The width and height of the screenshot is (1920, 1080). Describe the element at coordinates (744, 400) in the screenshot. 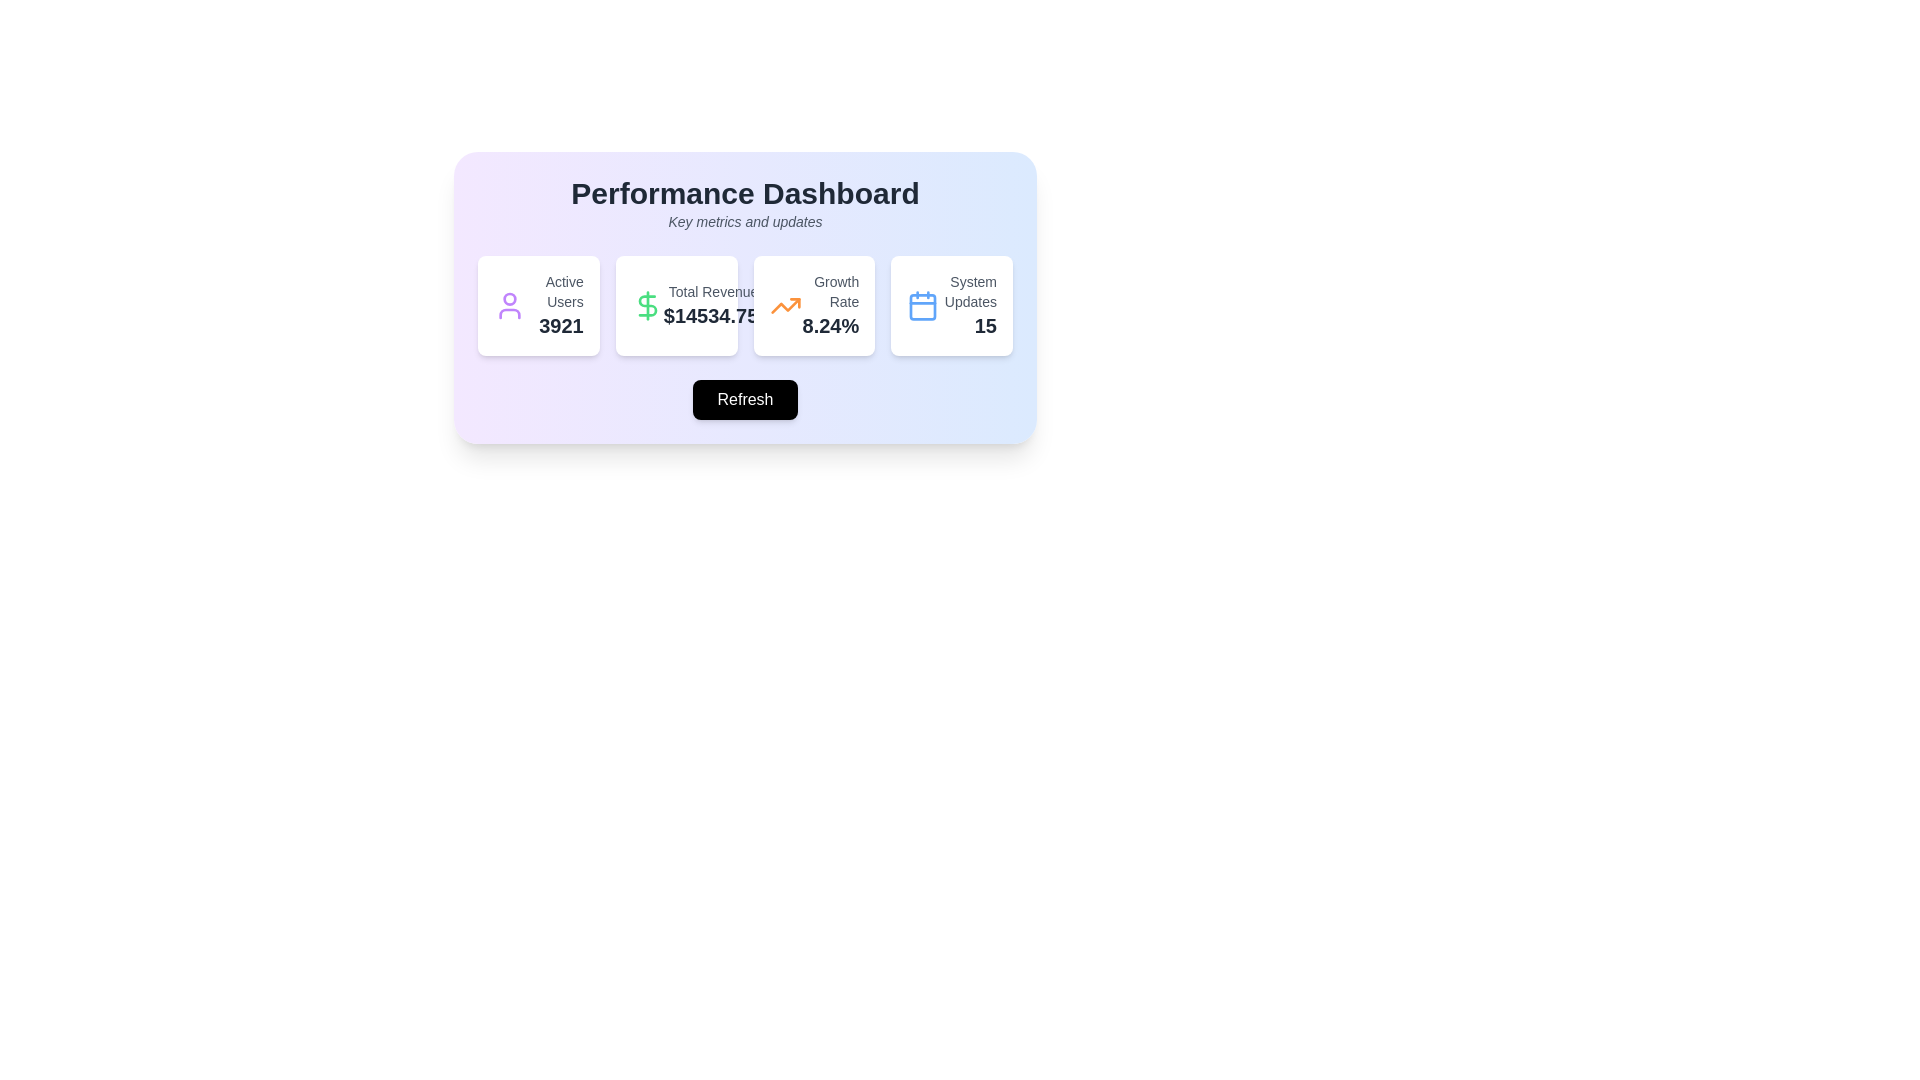

I see `the refresh button located at the bottom-center of the performance dashboard section to refresh the displayed dashboard data` at that location.